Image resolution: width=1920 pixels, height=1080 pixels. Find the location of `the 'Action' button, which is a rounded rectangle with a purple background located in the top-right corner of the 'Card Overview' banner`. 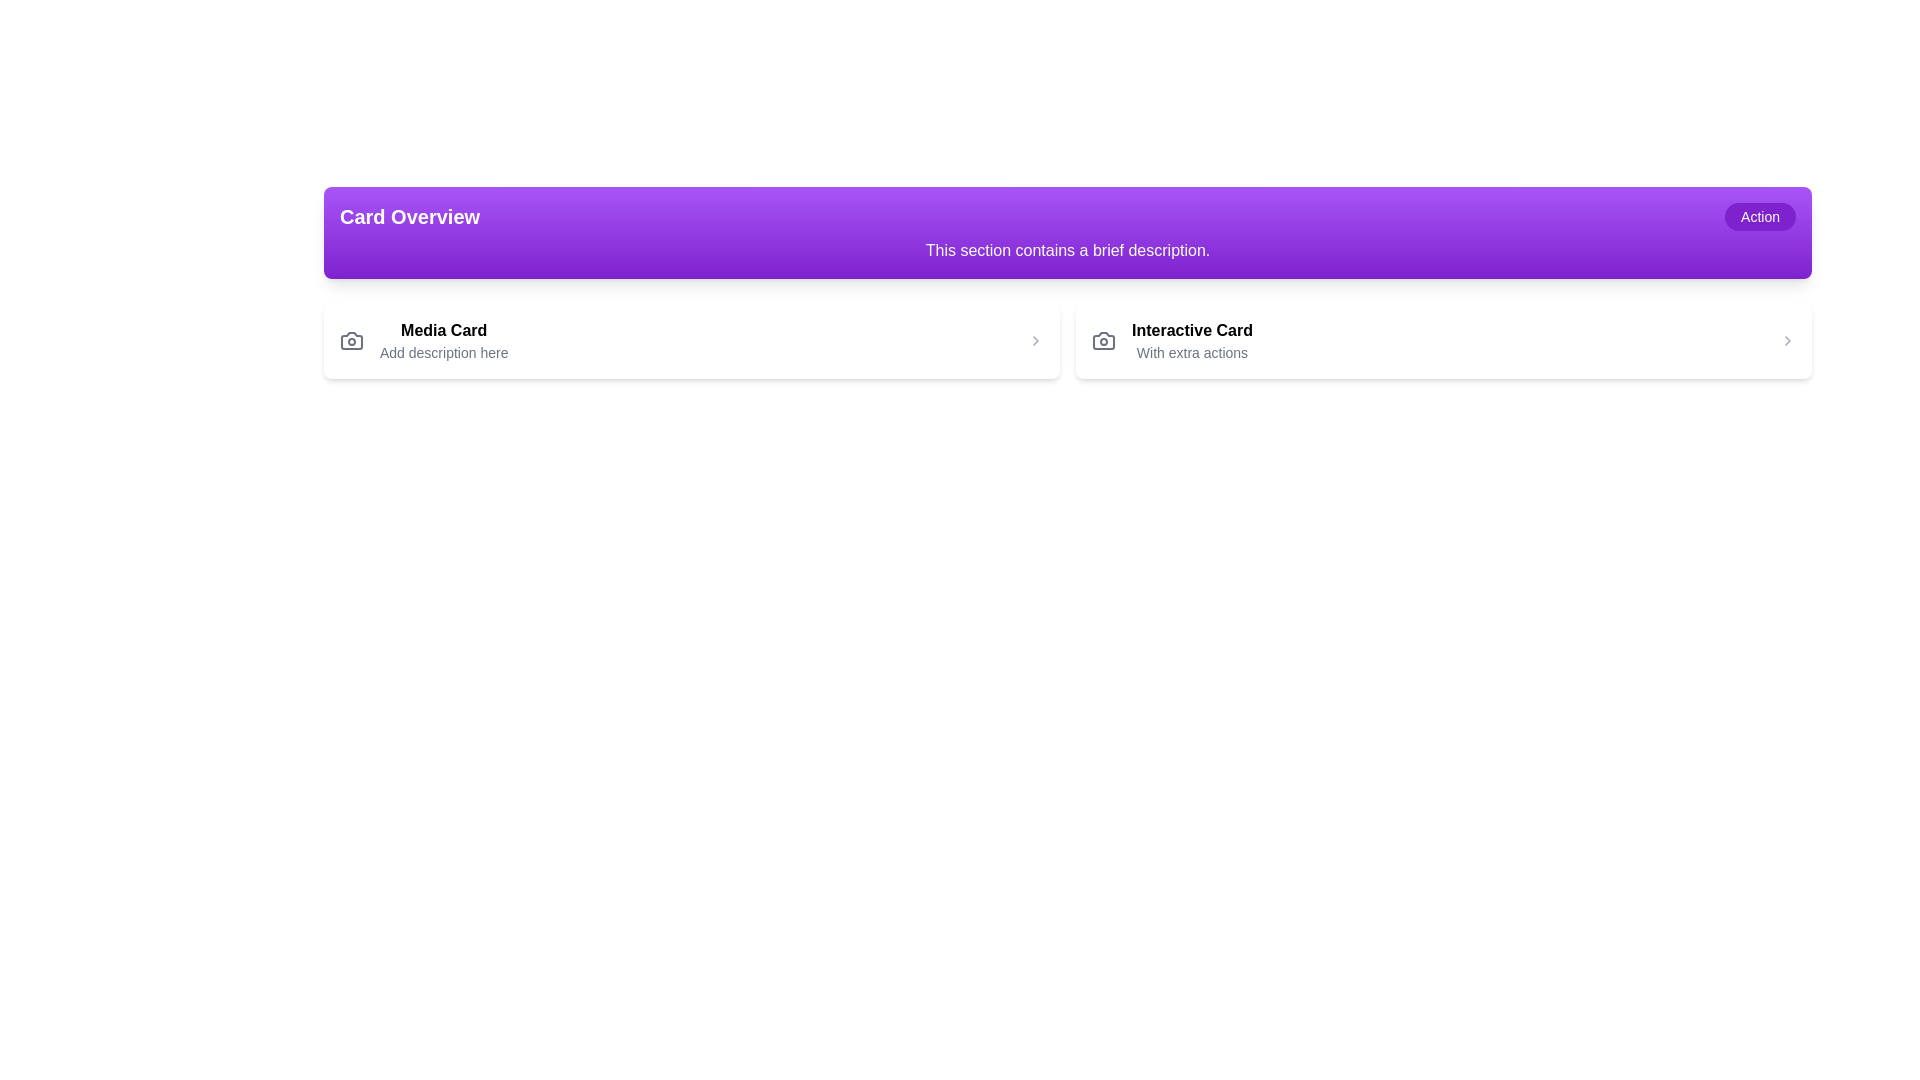

the 'Action' button, which is a rounded rectangle with a purple background located in the top-right corner of the 'Card Overview' banner is located at coordinates (1760, 216).